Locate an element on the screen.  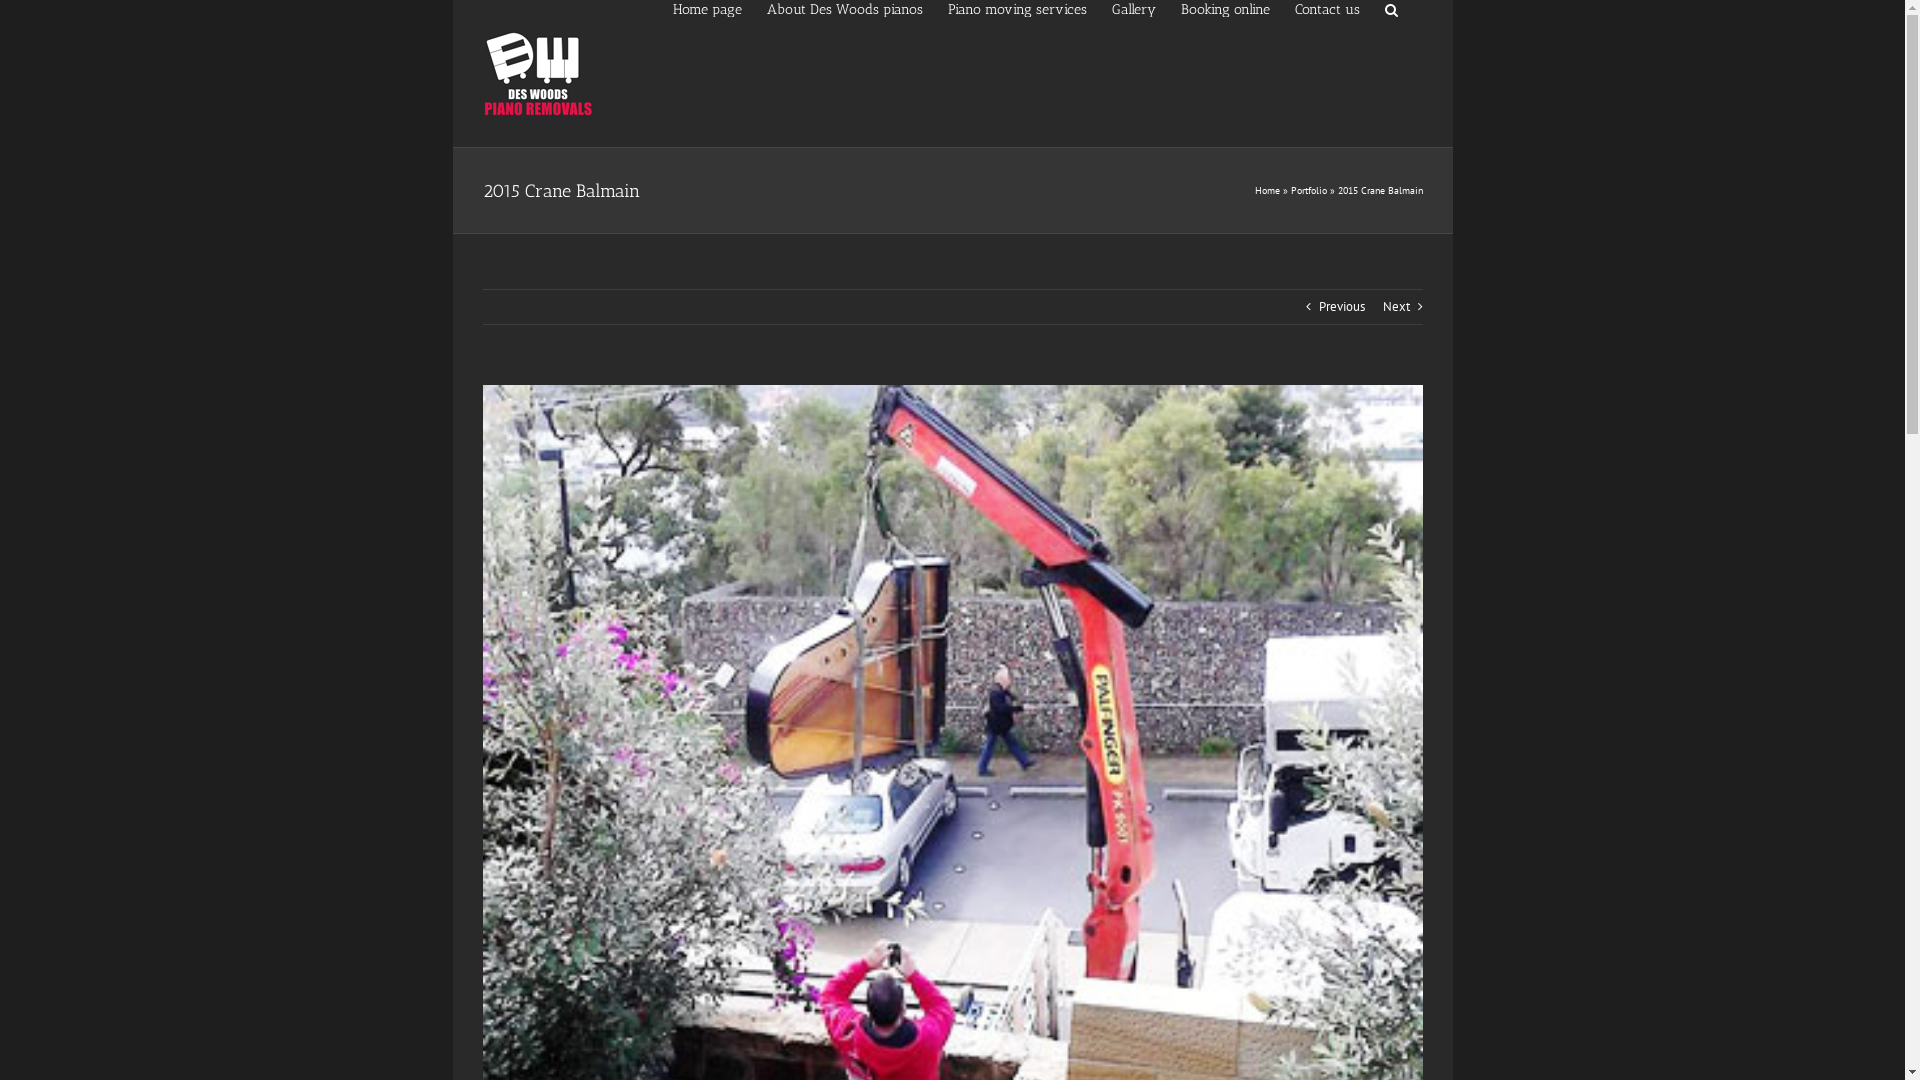
'Home page' is located at coordinates (706, 8).